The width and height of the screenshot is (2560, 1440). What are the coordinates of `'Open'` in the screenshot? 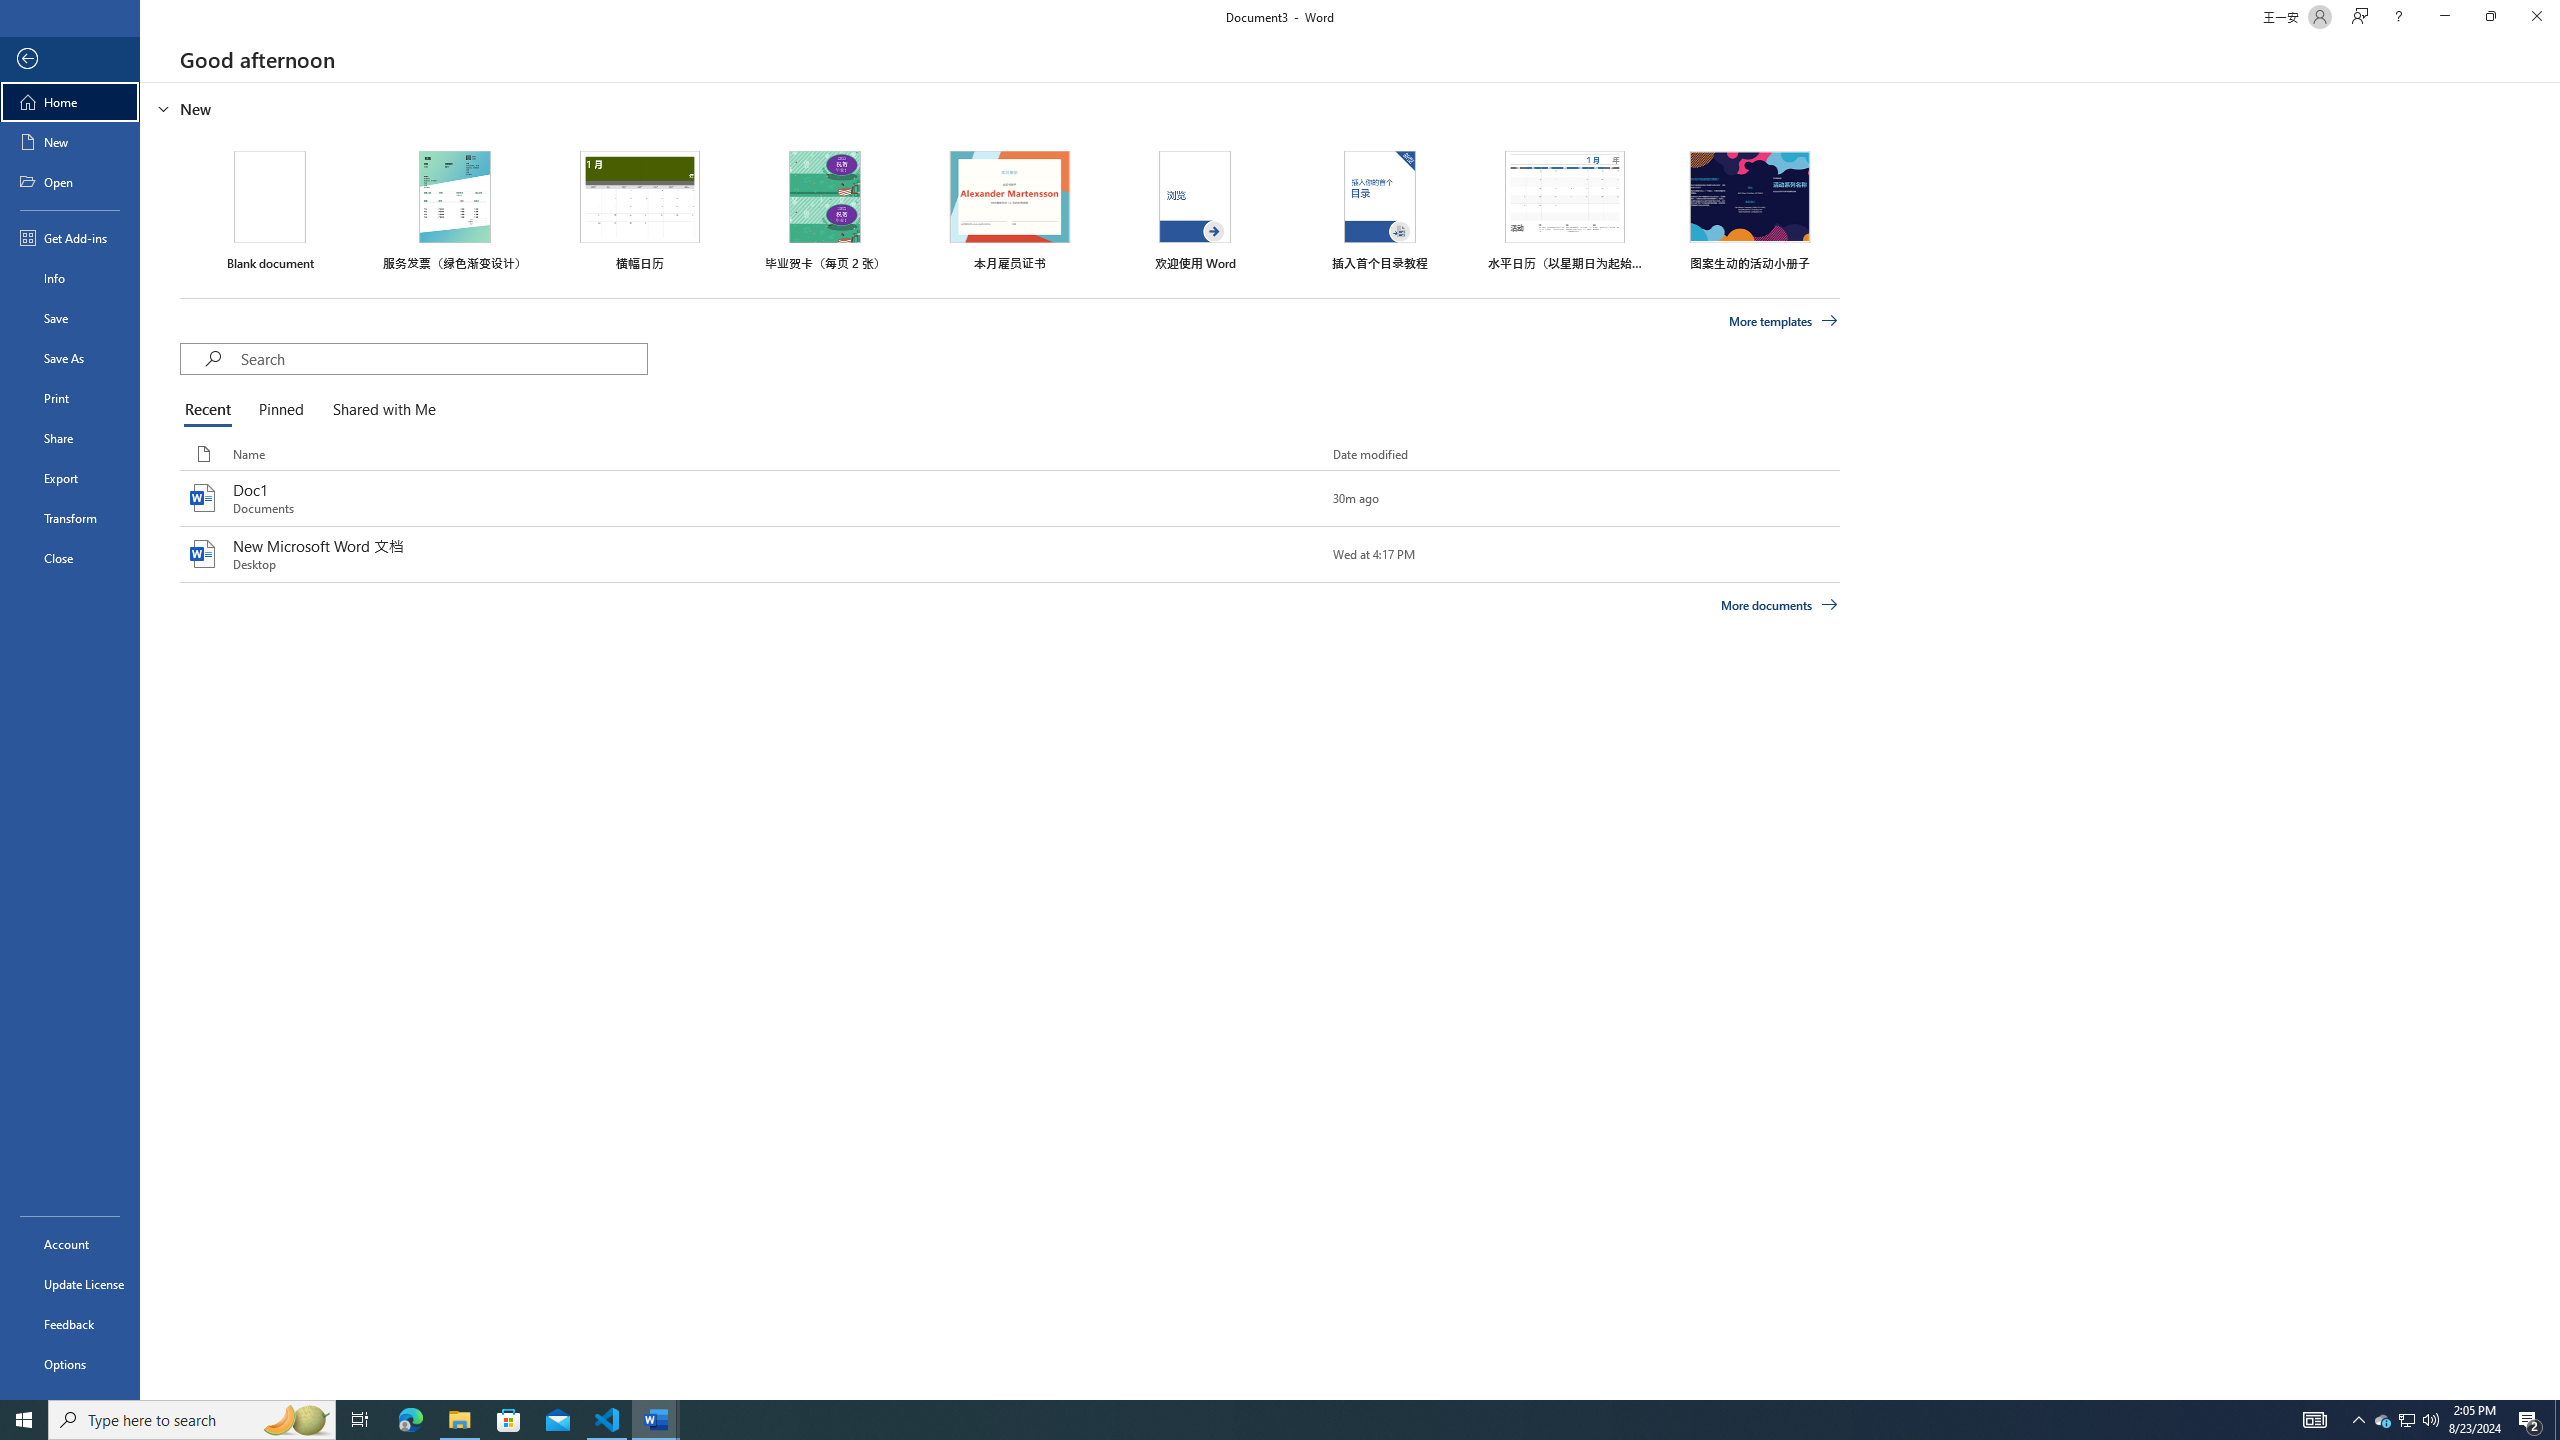 It's located at (69, 180).